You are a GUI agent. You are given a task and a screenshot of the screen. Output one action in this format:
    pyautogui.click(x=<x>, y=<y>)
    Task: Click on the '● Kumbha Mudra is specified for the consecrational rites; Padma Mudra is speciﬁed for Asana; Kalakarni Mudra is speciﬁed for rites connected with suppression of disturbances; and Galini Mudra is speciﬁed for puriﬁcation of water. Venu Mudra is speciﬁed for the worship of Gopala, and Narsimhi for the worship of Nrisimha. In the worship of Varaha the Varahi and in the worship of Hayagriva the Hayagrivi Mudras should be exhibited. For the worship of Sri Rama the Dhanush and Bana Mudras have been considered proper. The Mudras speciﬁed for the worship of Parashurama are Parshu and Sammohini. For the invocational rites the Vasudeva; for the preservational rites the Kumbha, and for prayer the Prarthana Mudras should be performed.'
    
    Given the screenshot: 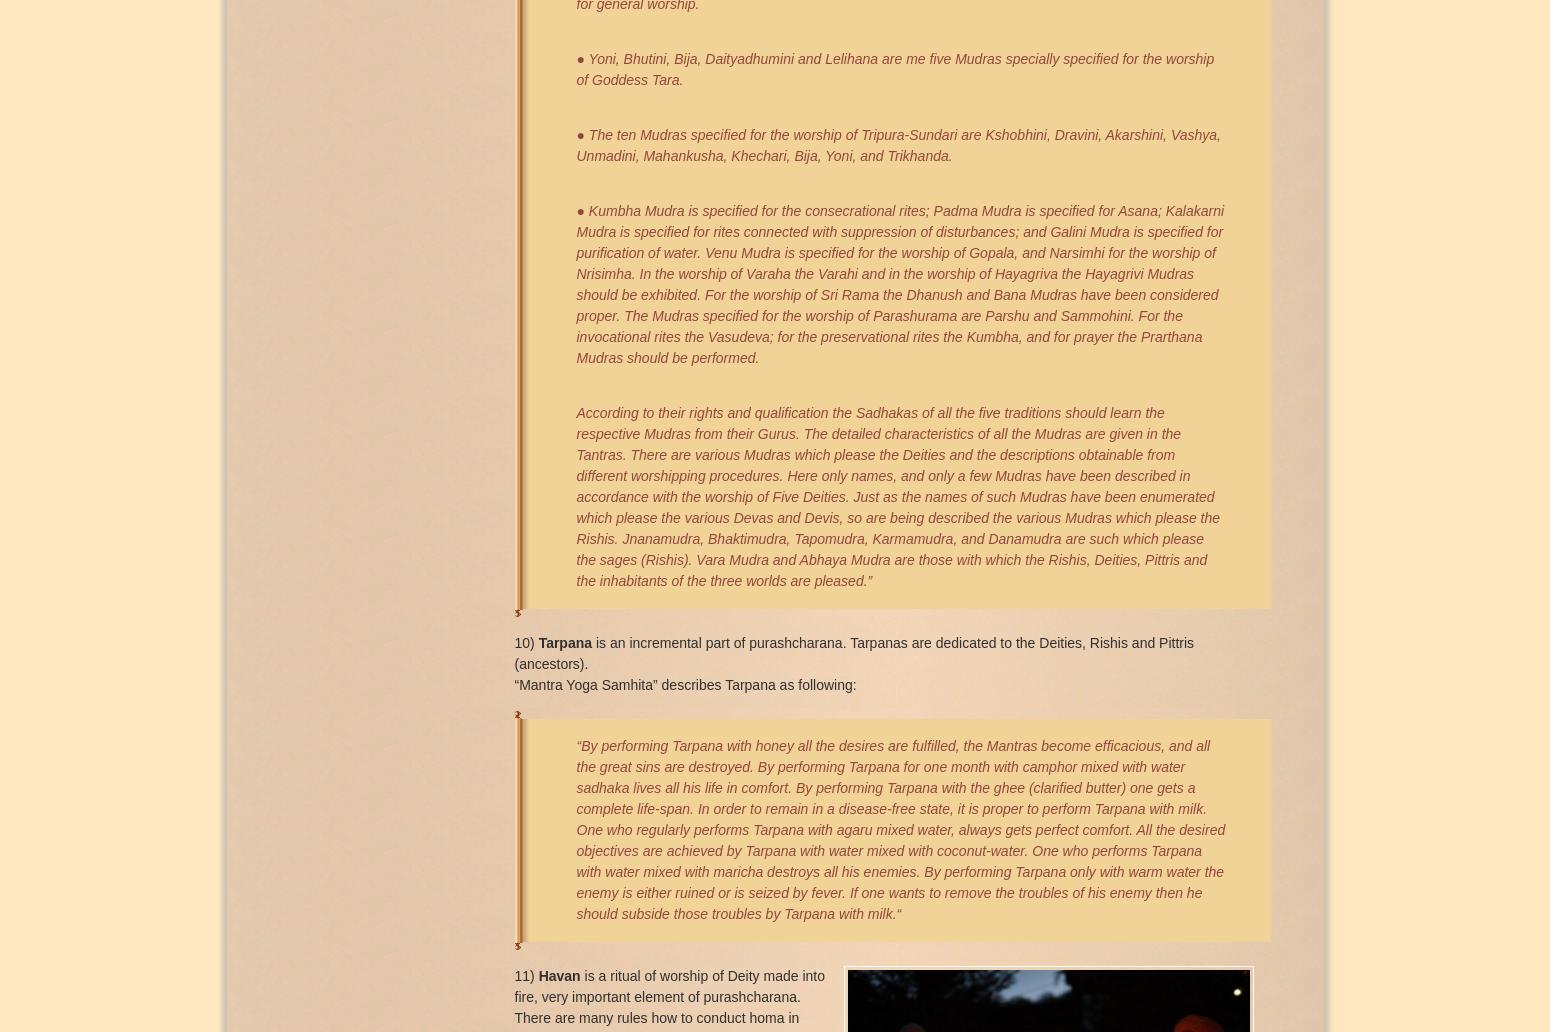 What is the action you would take?
    pyautogui.click(x=575, y=283)
    